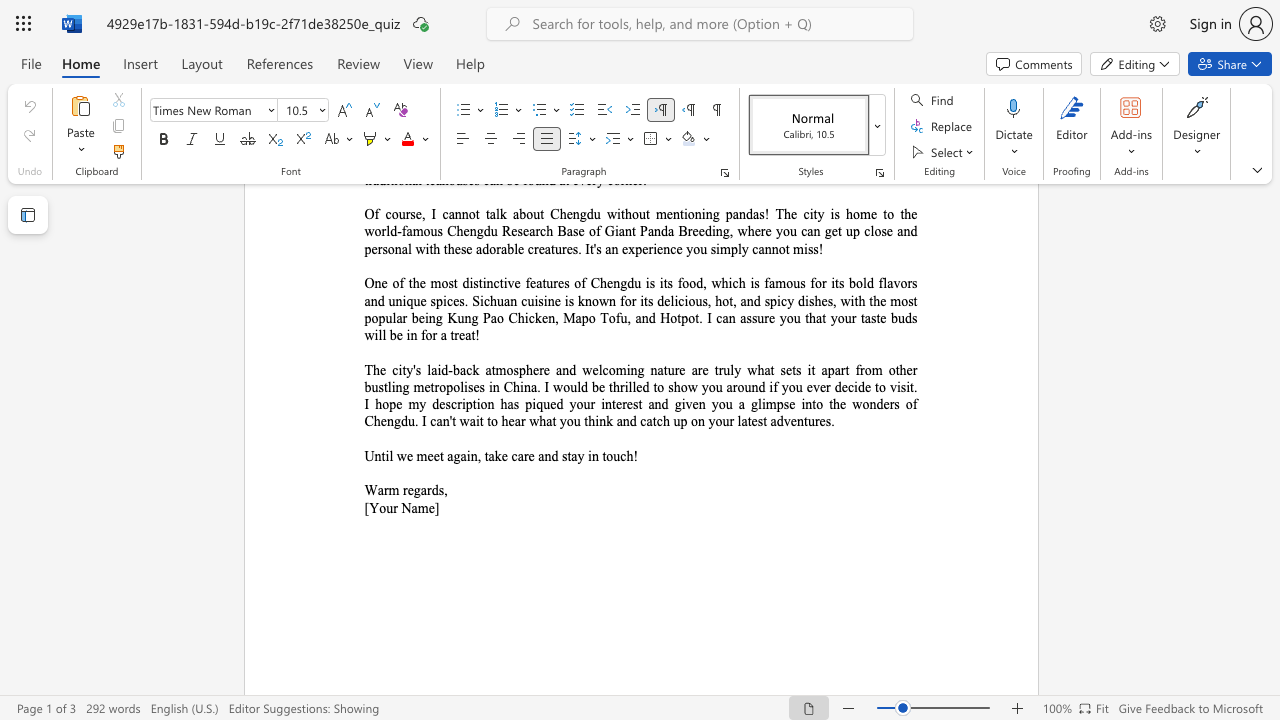 This screenshot has height=720, width=1280. I want to click on the space between the continuous character "s" and "t" in the text, so click(566, 456).